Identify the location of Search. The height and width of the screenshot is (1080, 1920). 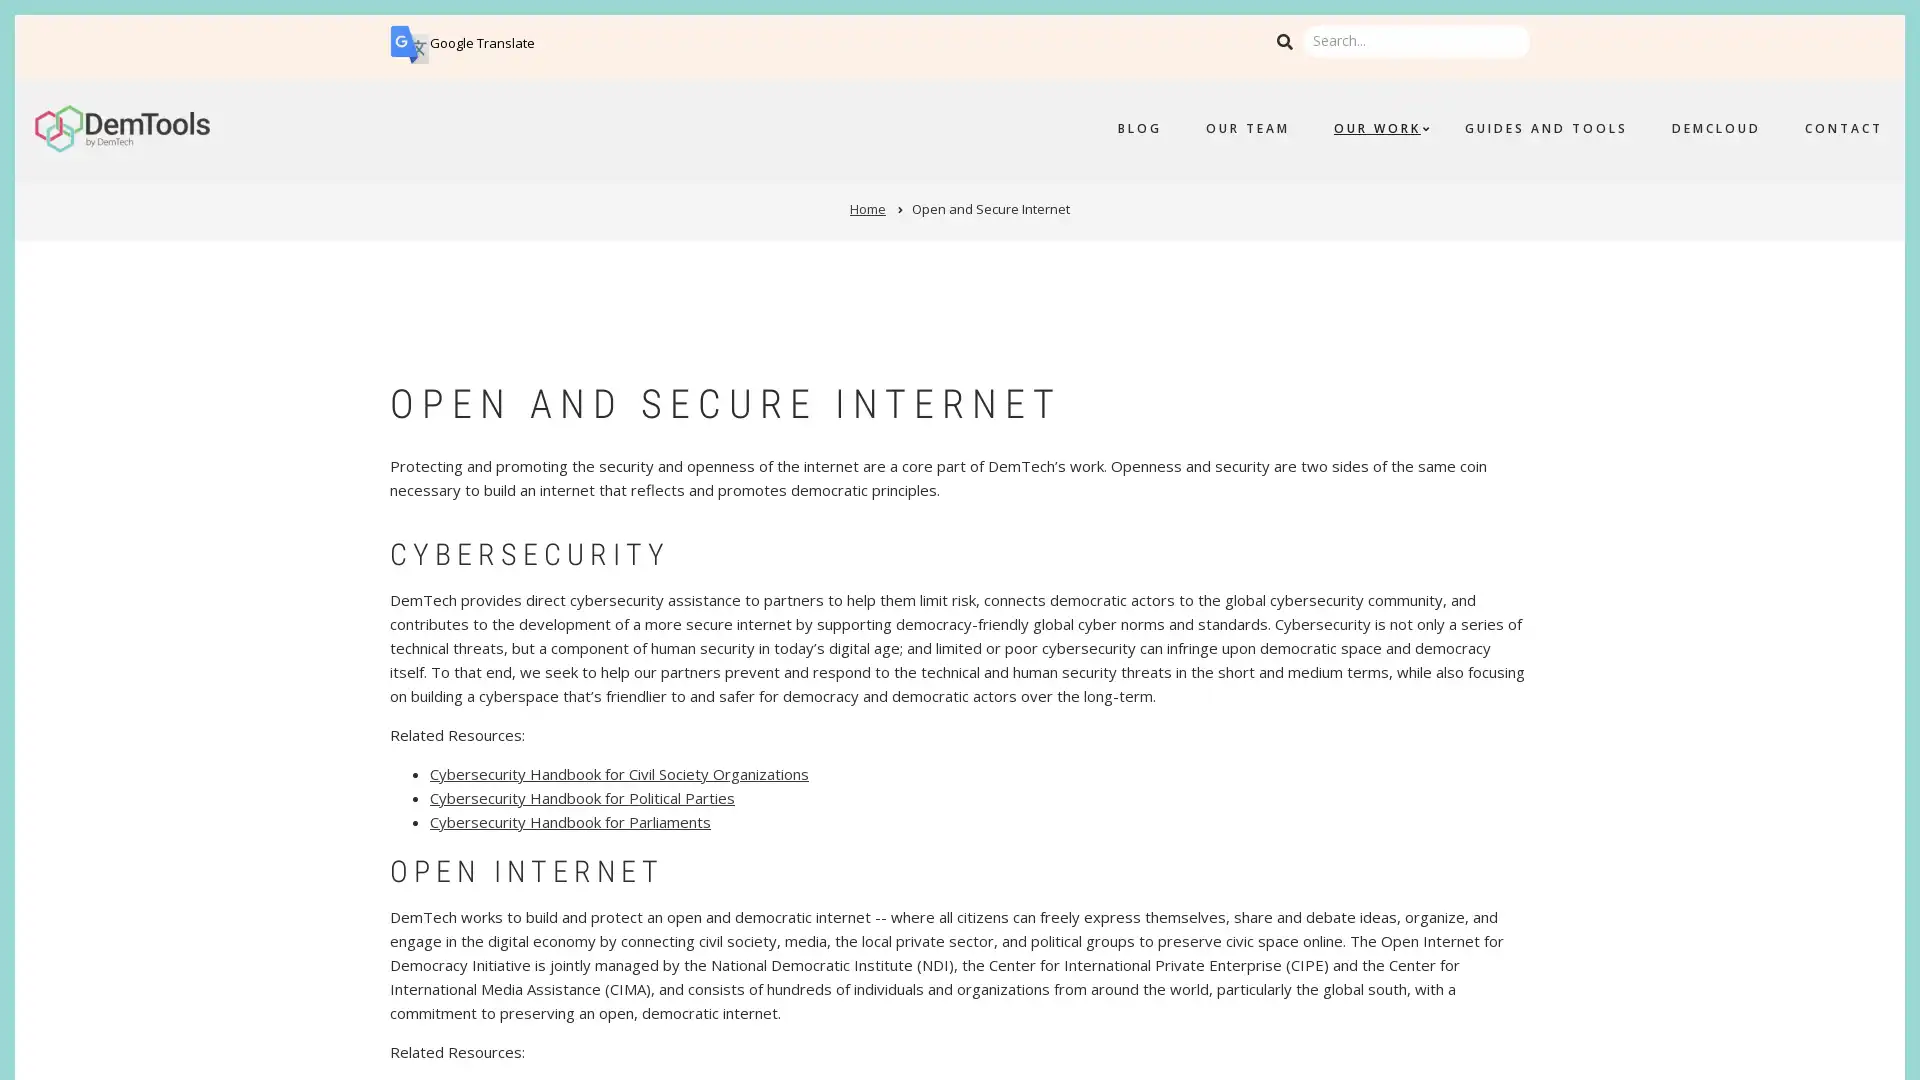
(1284, 42).